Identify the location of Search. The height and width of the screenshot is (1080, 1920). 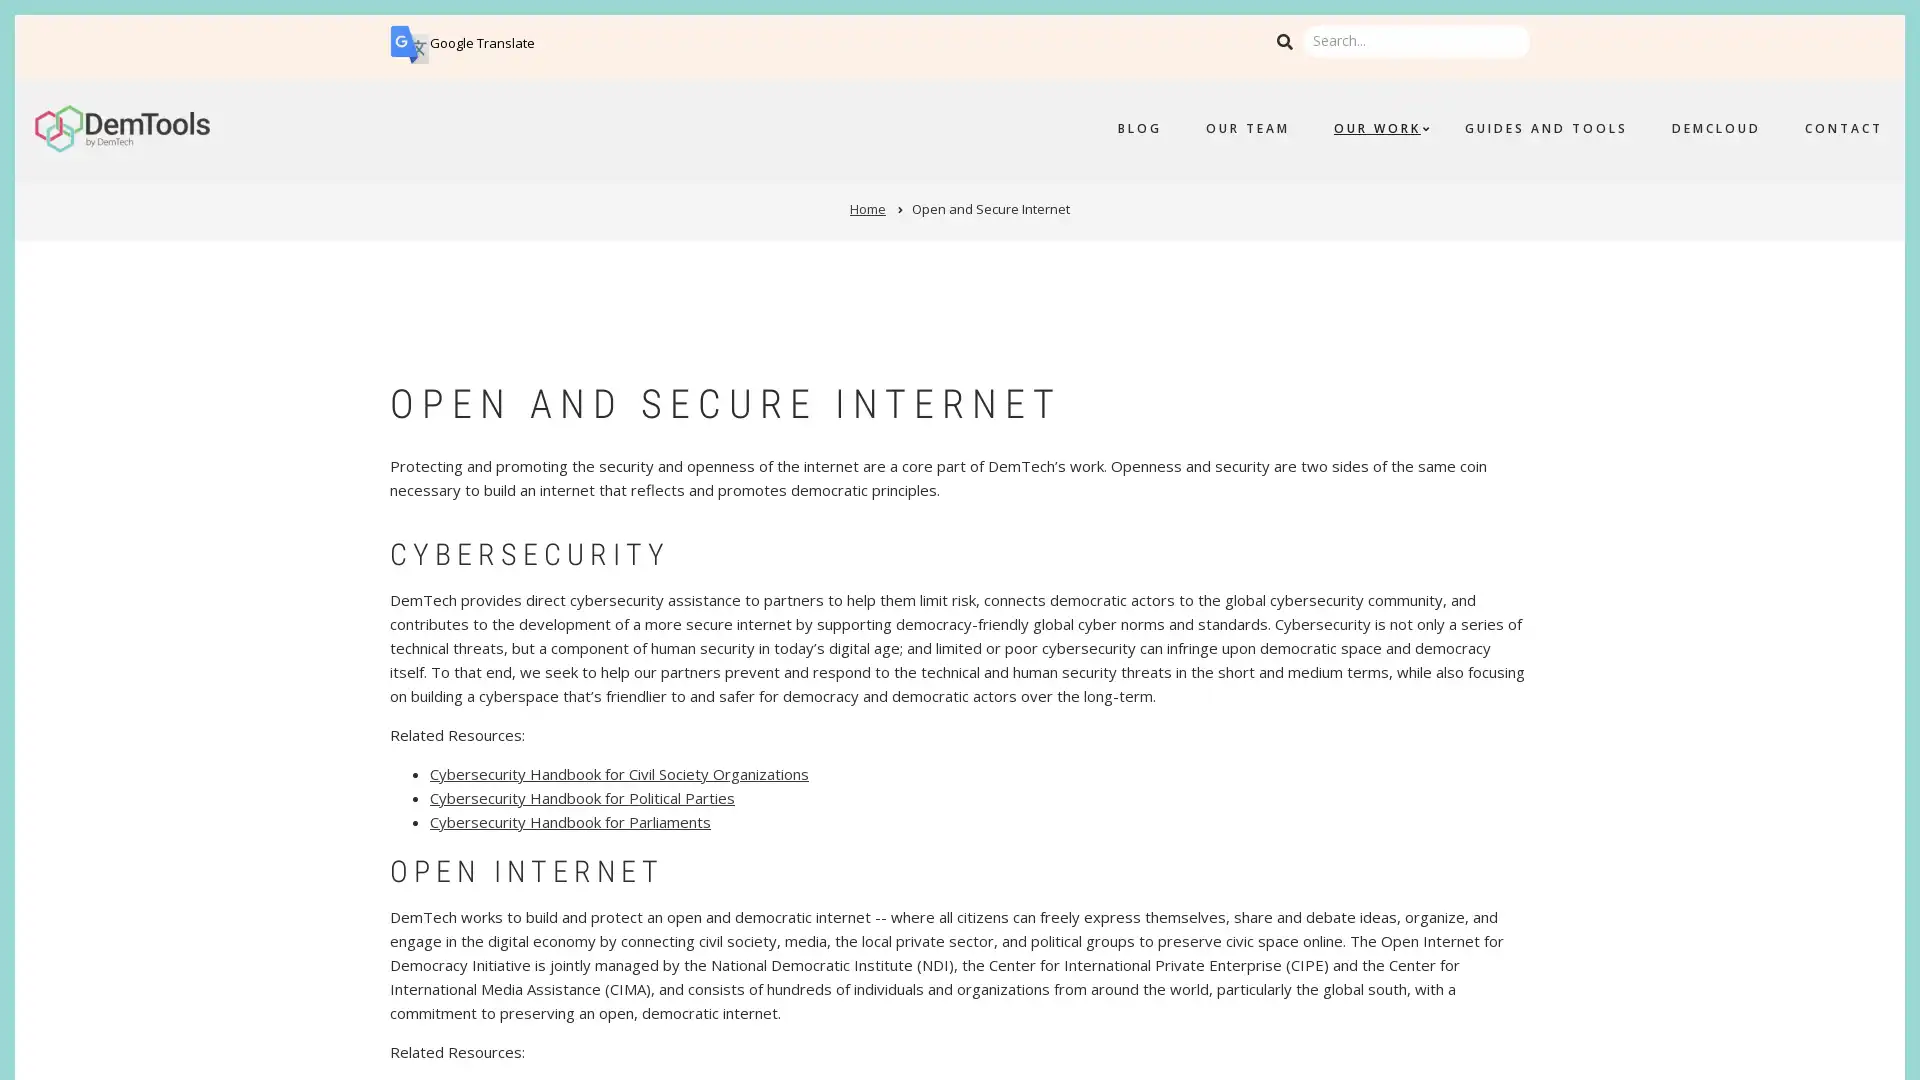
(1284, 42).